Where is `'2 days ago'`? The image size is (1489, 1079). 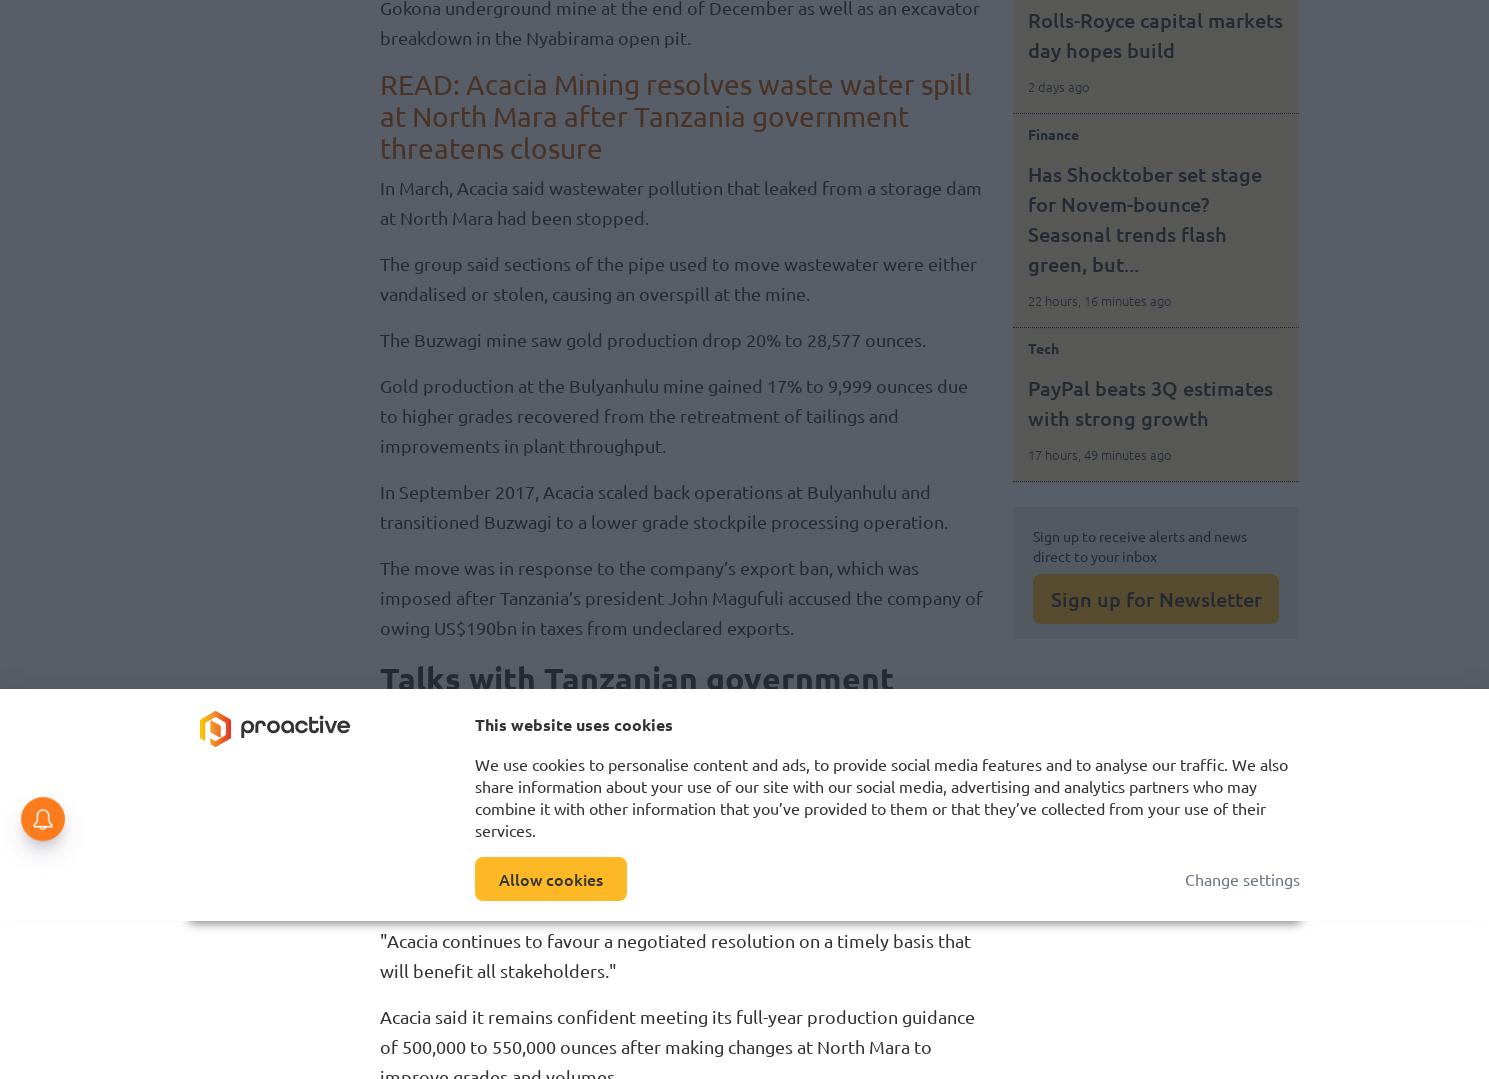 '2 days ago' is located at coordinates (1057, 86).